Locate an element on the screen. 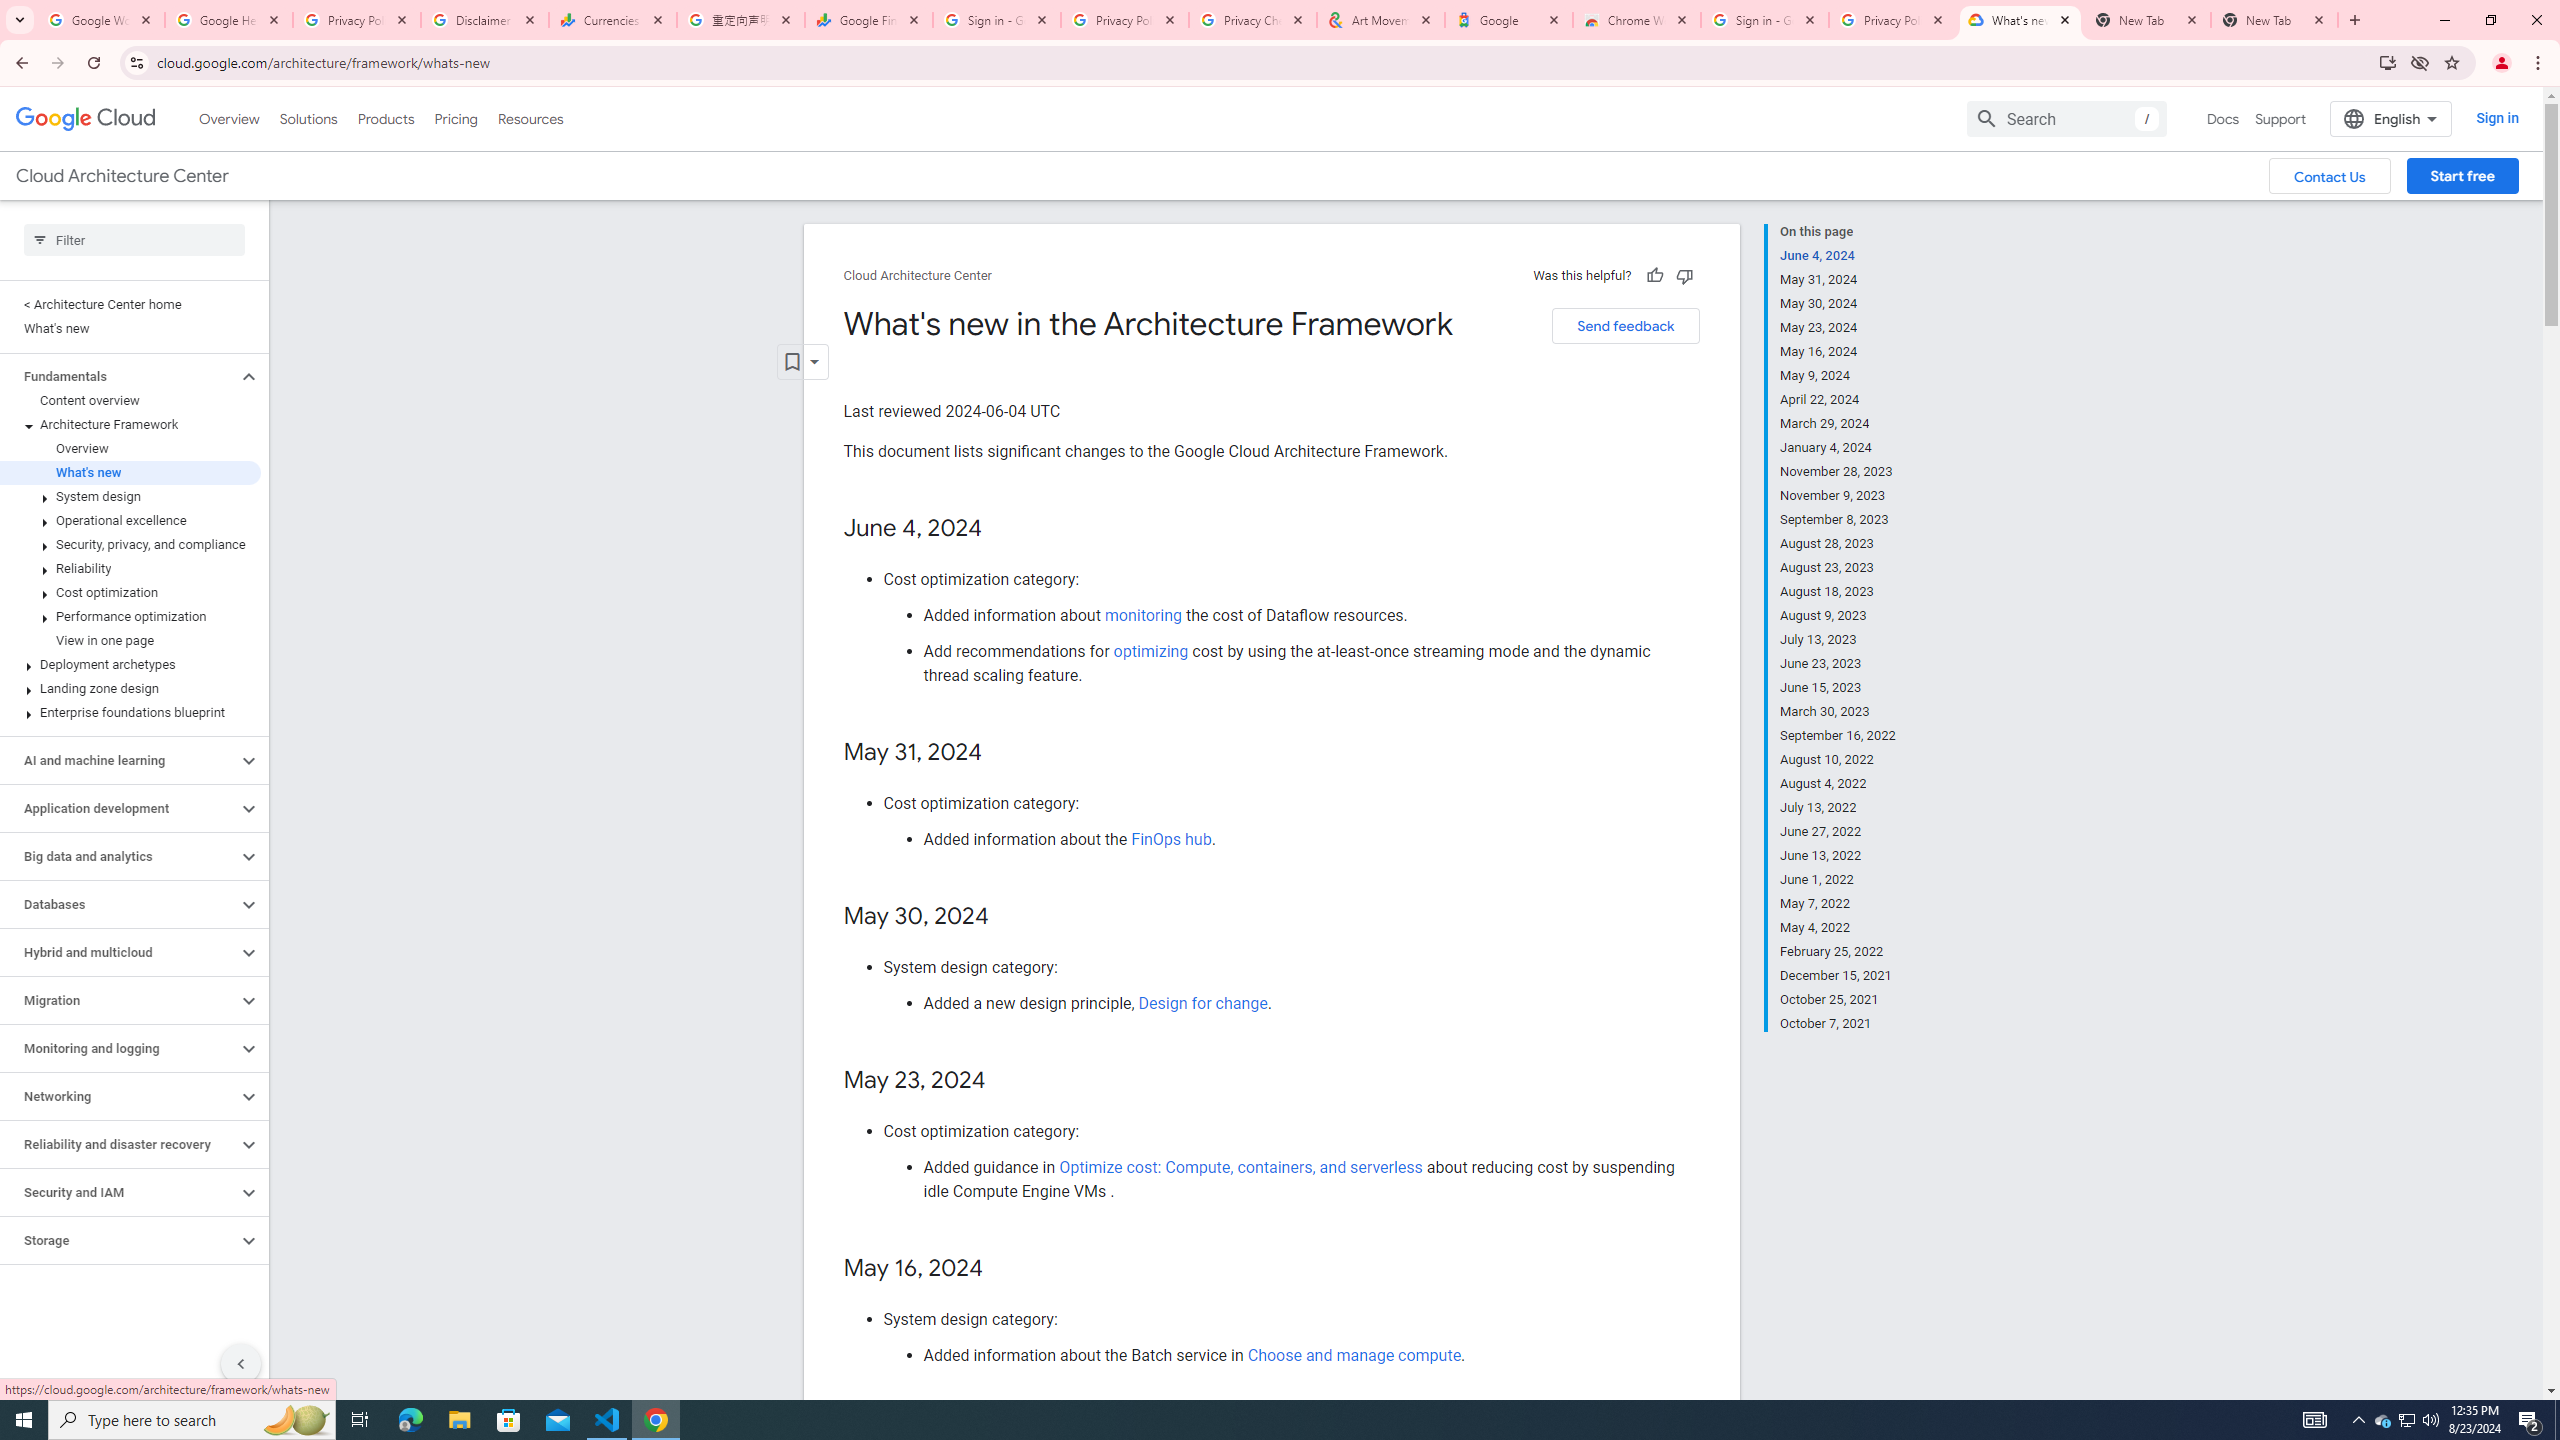 This screenshot has height=1440, width=2560. 'What' is located at coordinates (130, 472).